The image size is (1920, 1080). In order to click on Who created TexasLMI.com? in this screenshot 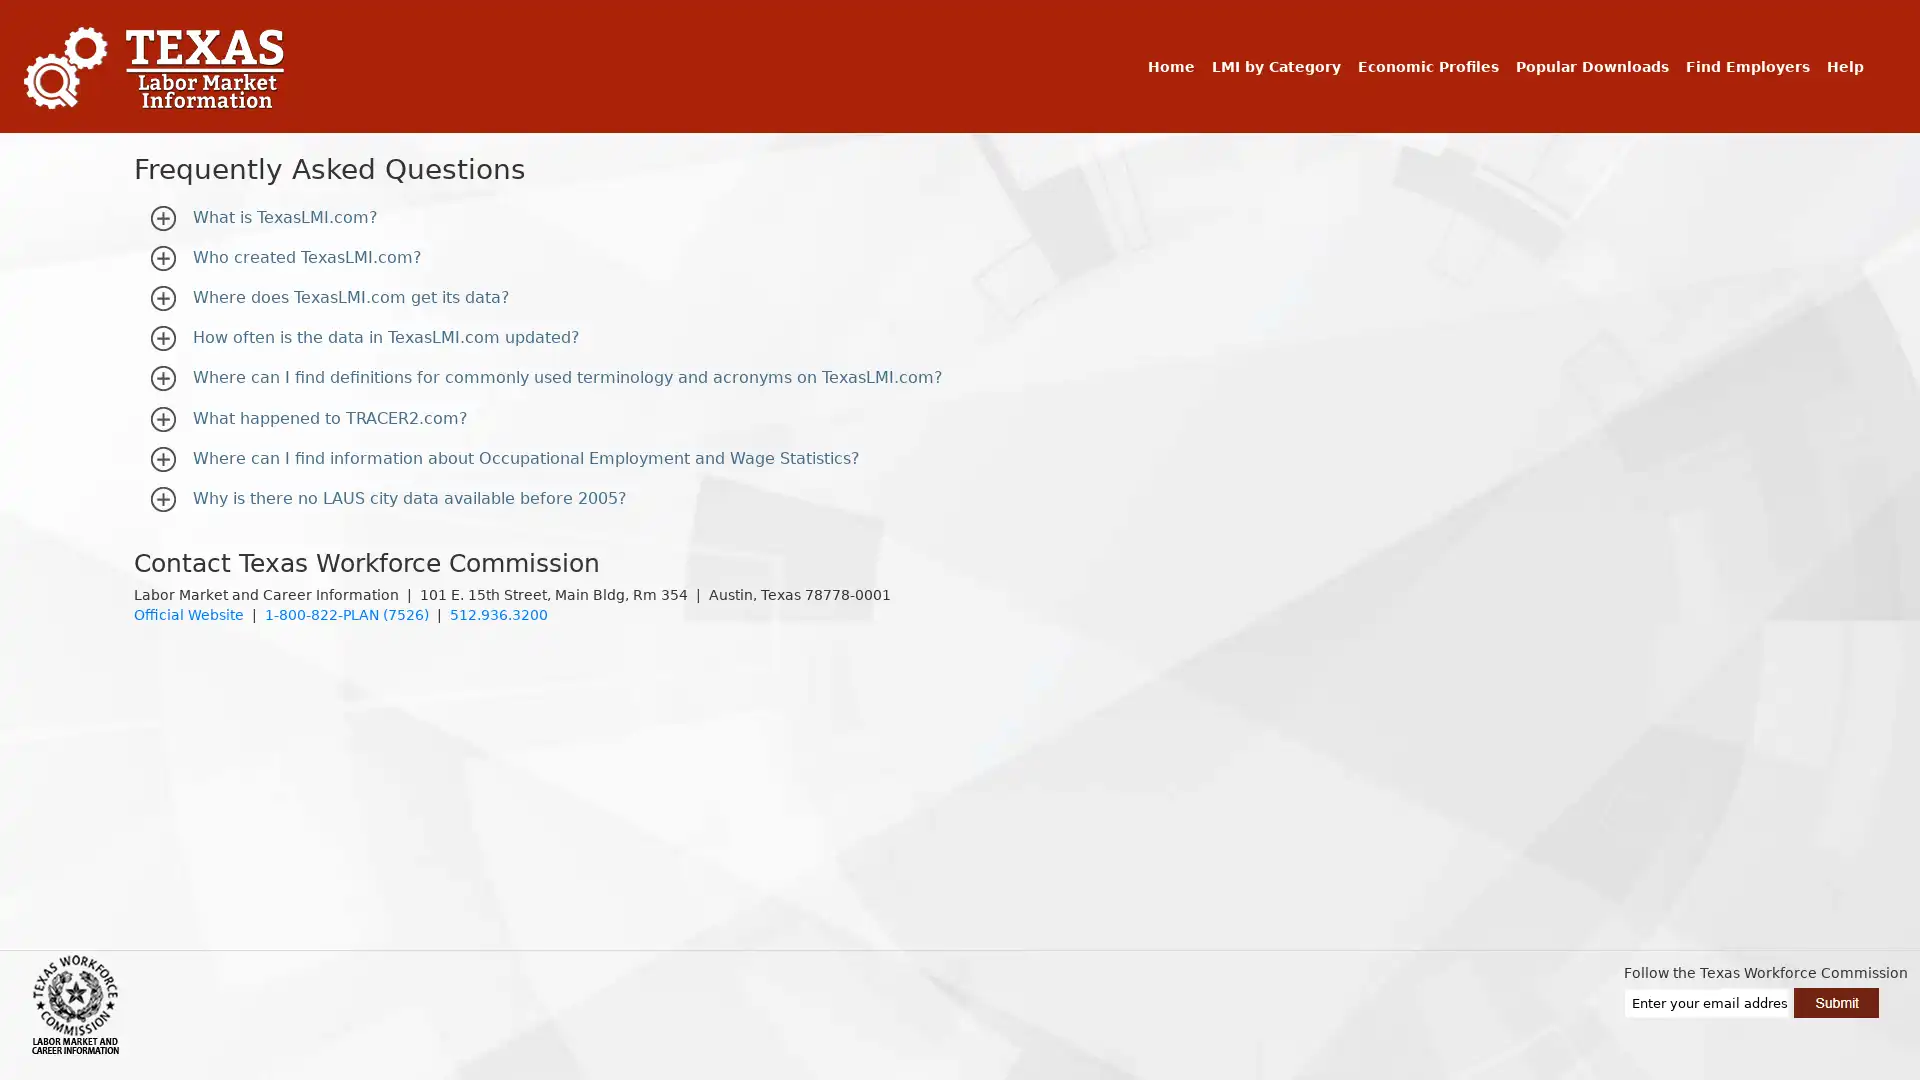, I will do `click(958, 255)`.